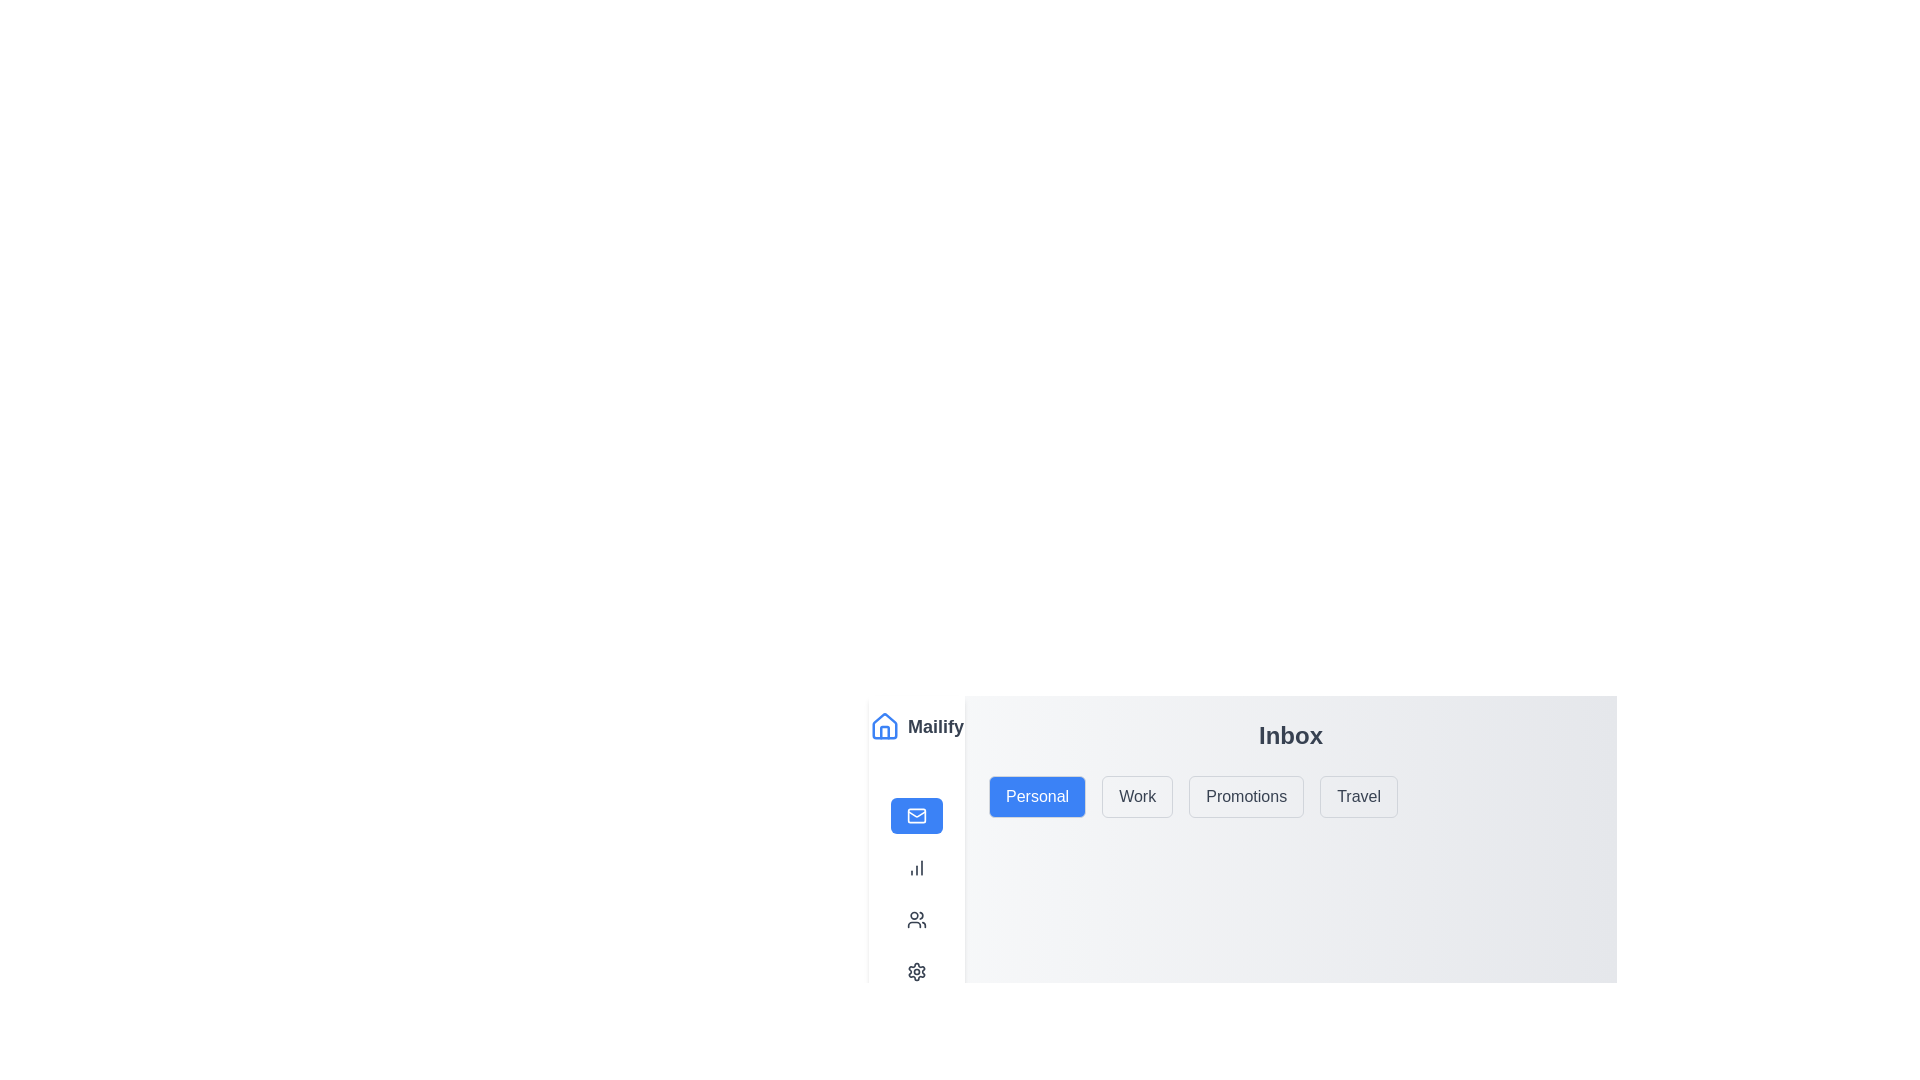  Describe the element at coordinates (1137, 796) in the screenshot. I see `the 'Work' button` at that location.